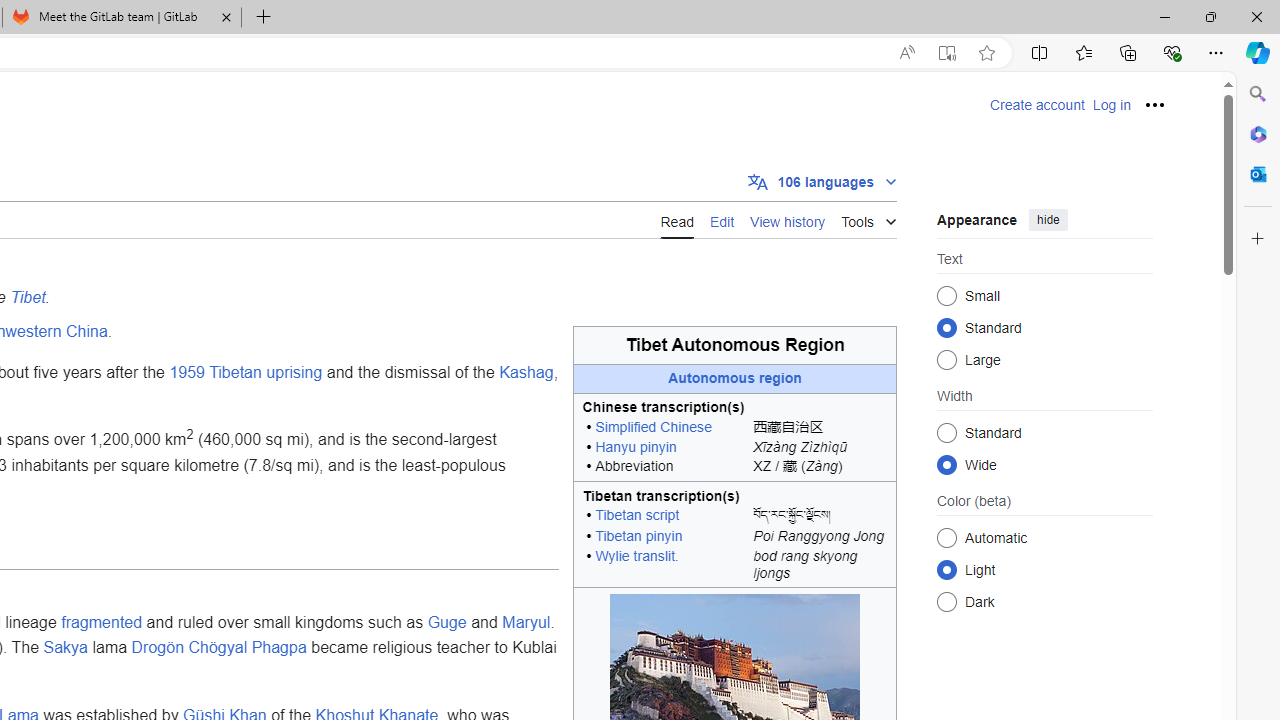 This screenshot has height=720, width=1280. Describe the element at coordinates (1037, 105) in the screenshot. I see `'Create account'` at that location.